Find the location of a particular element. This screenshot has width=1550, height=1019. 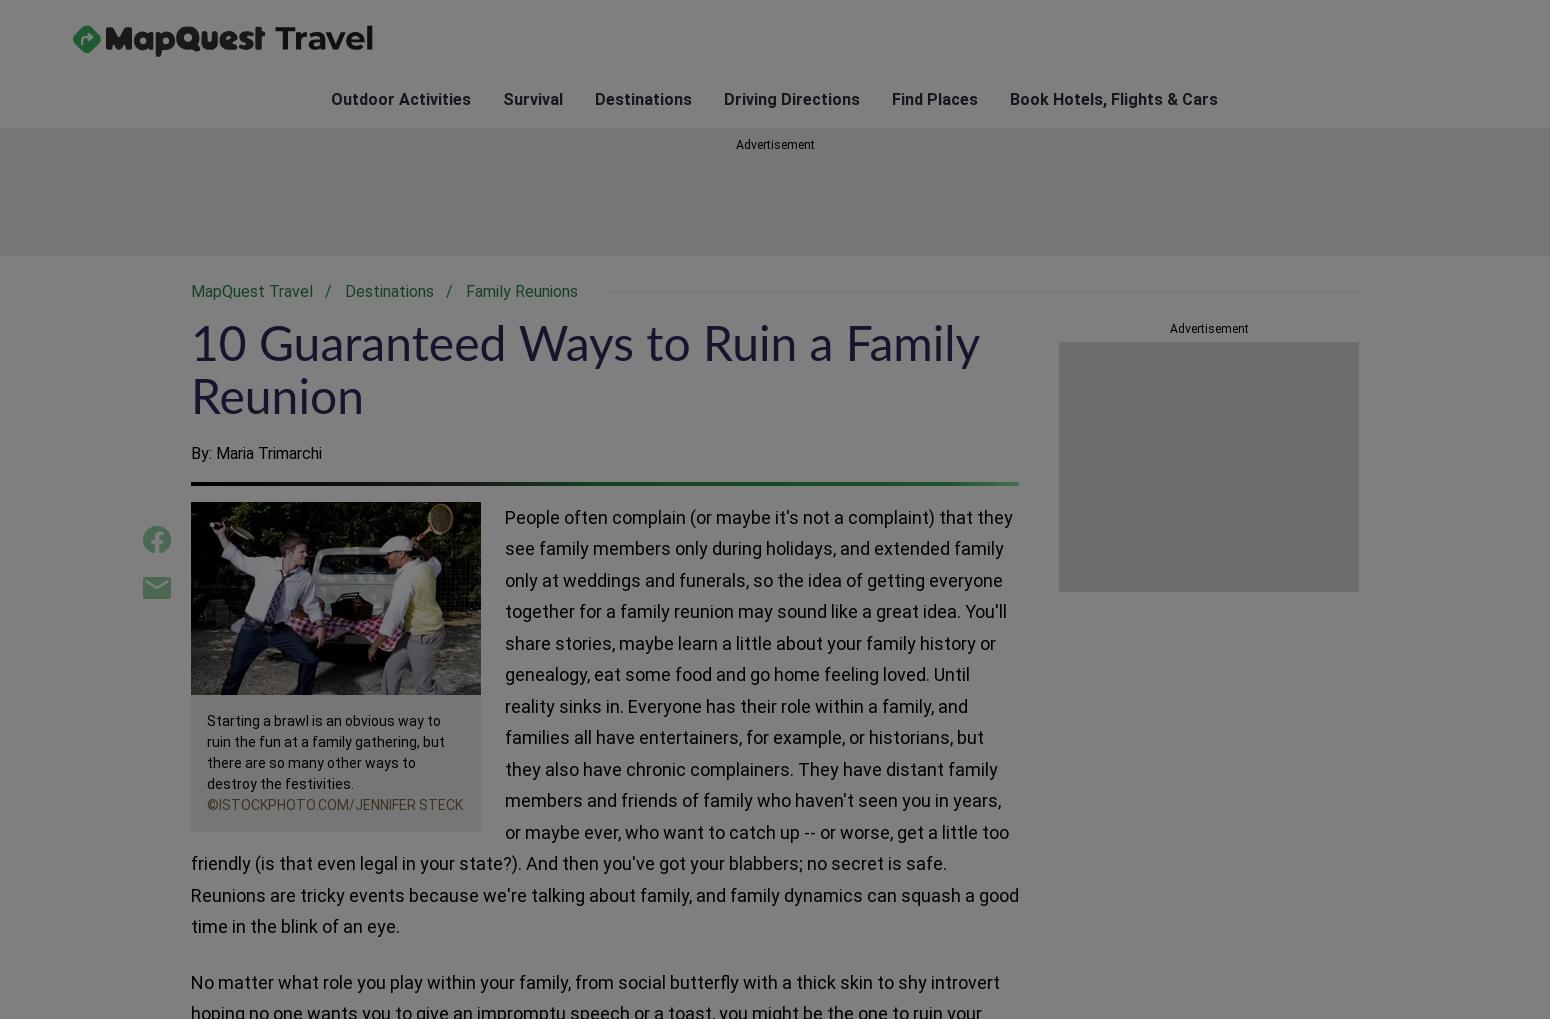

'Maria Trimarchi' is located at coordinates (268, 452).